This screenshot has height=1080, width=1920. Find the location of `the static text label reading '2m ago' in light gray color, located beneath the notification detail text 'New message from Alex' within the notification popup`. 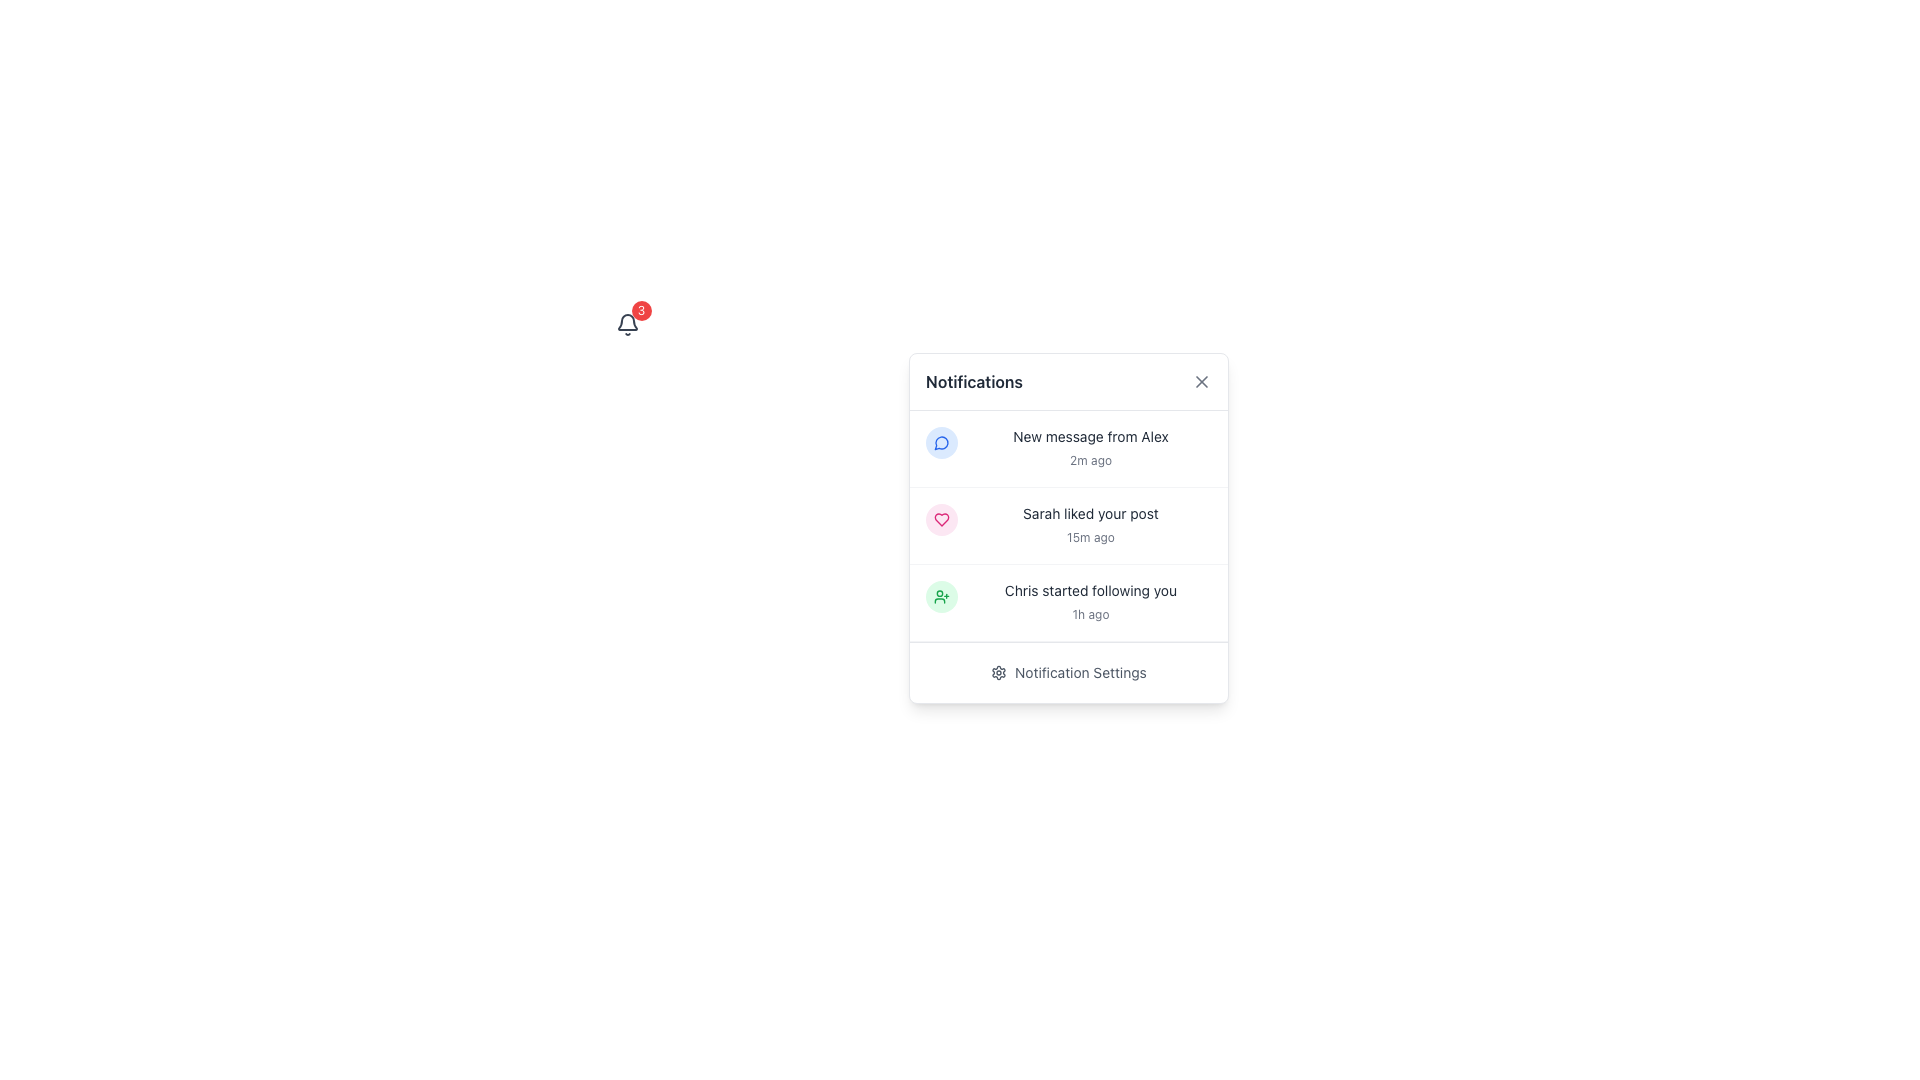

the static text label reading '2m ago' in light gray color, located beneath the notification detail text 'New message from Alex' within the notification popup is located at coordinates (1089, 460).